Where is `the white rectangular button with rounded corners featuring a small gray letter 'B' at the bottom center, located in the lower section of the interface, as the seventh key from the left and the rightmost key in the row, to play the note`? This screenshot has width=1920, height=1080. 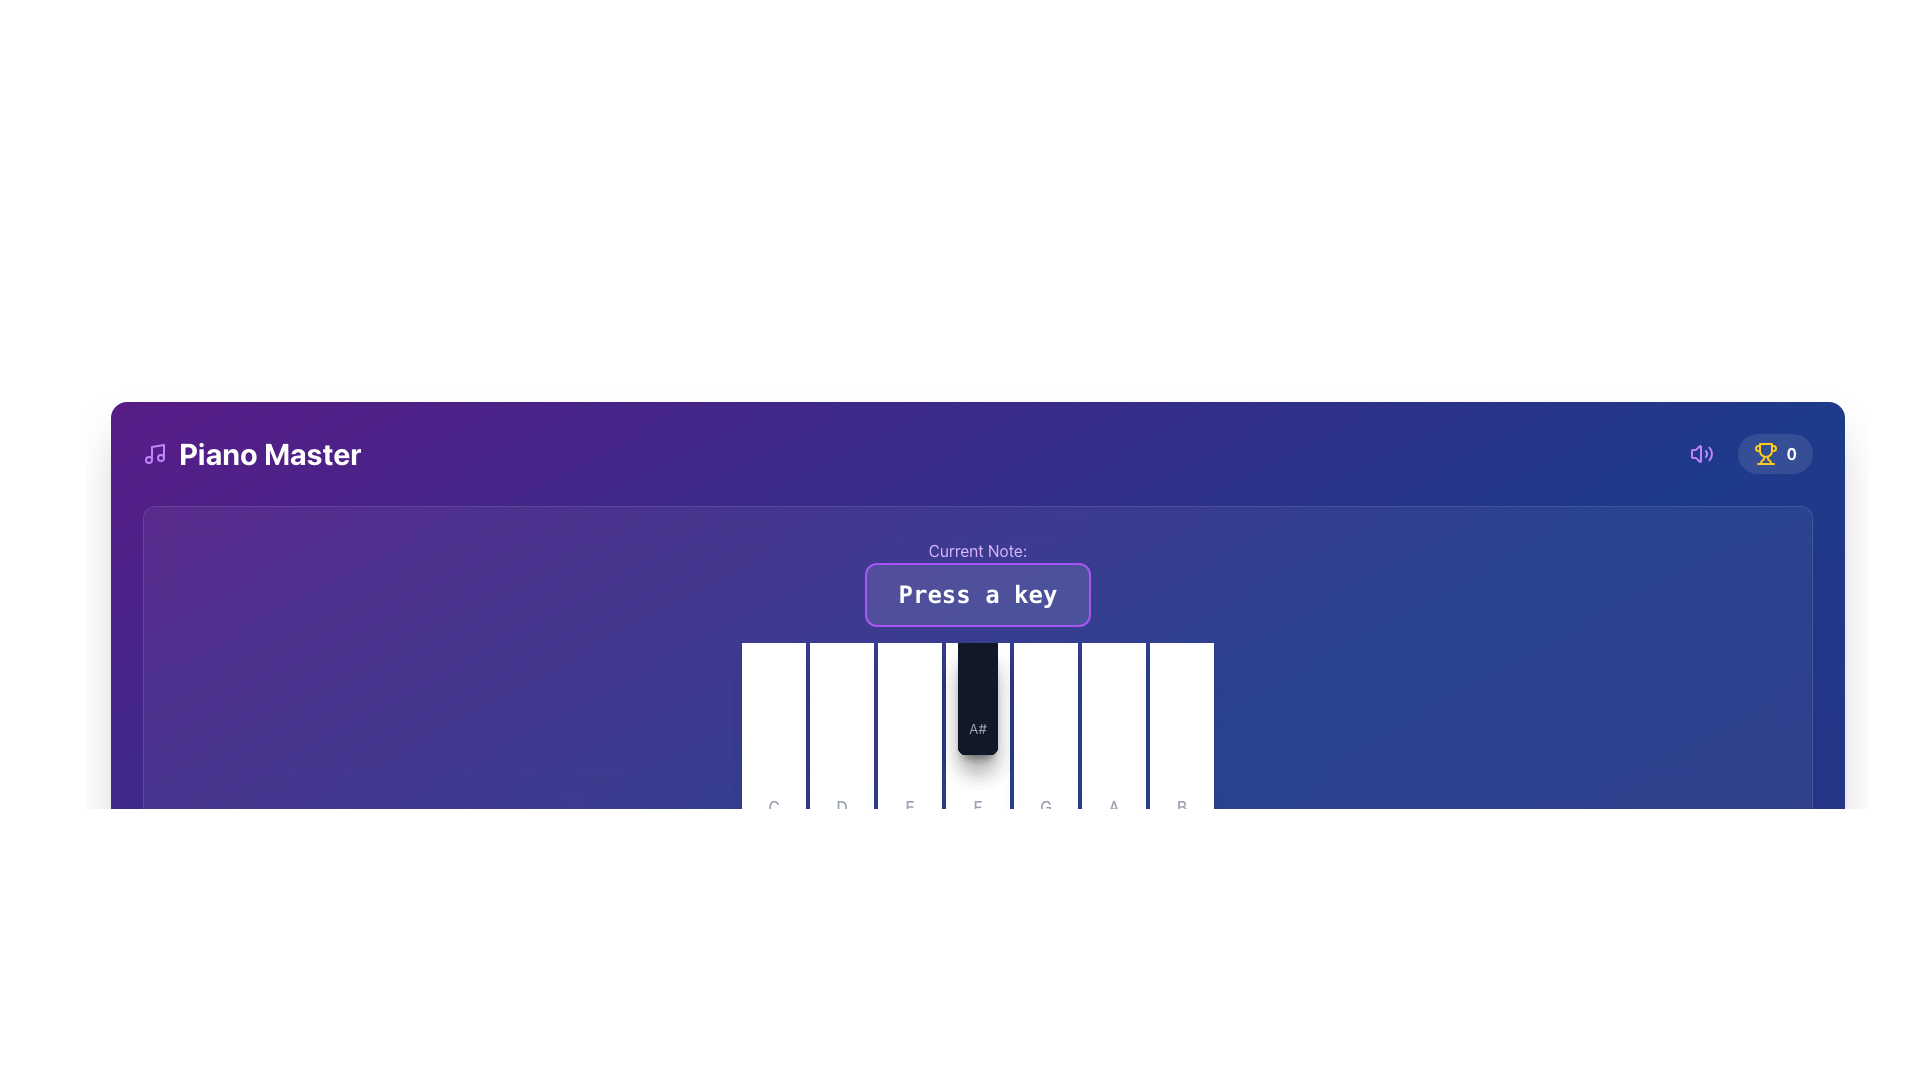
the white rectangular button with rounded corners featuring a small gray letter 'B' at the bottom center, located in the lower section of the interface, as the seventh key from the left and the rightmost key in the row, to play the note is located at coordinates (1181, 739).